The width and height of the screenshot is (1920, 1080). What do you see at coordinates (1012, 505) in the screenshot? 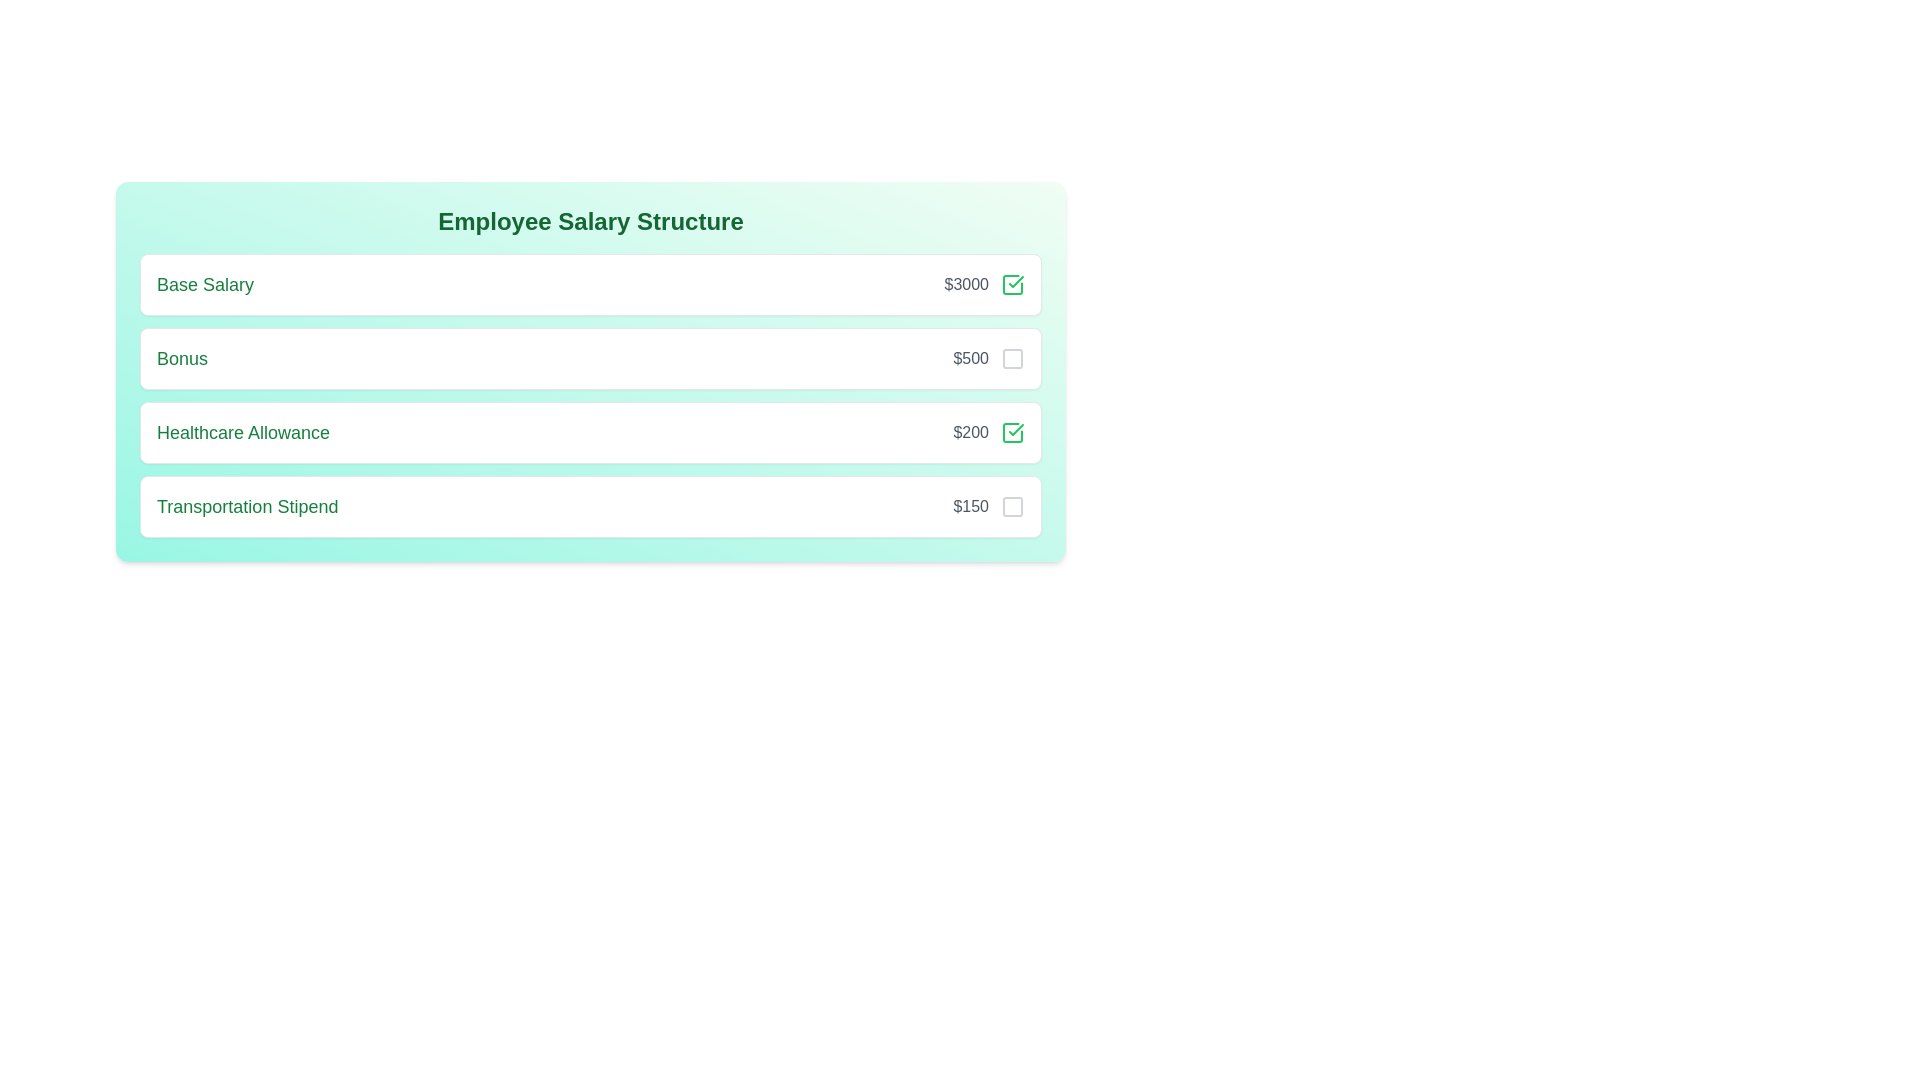
I see `the salary breakdown item corresponding to Transportation Stipend` at bounding box center [1012, 505].